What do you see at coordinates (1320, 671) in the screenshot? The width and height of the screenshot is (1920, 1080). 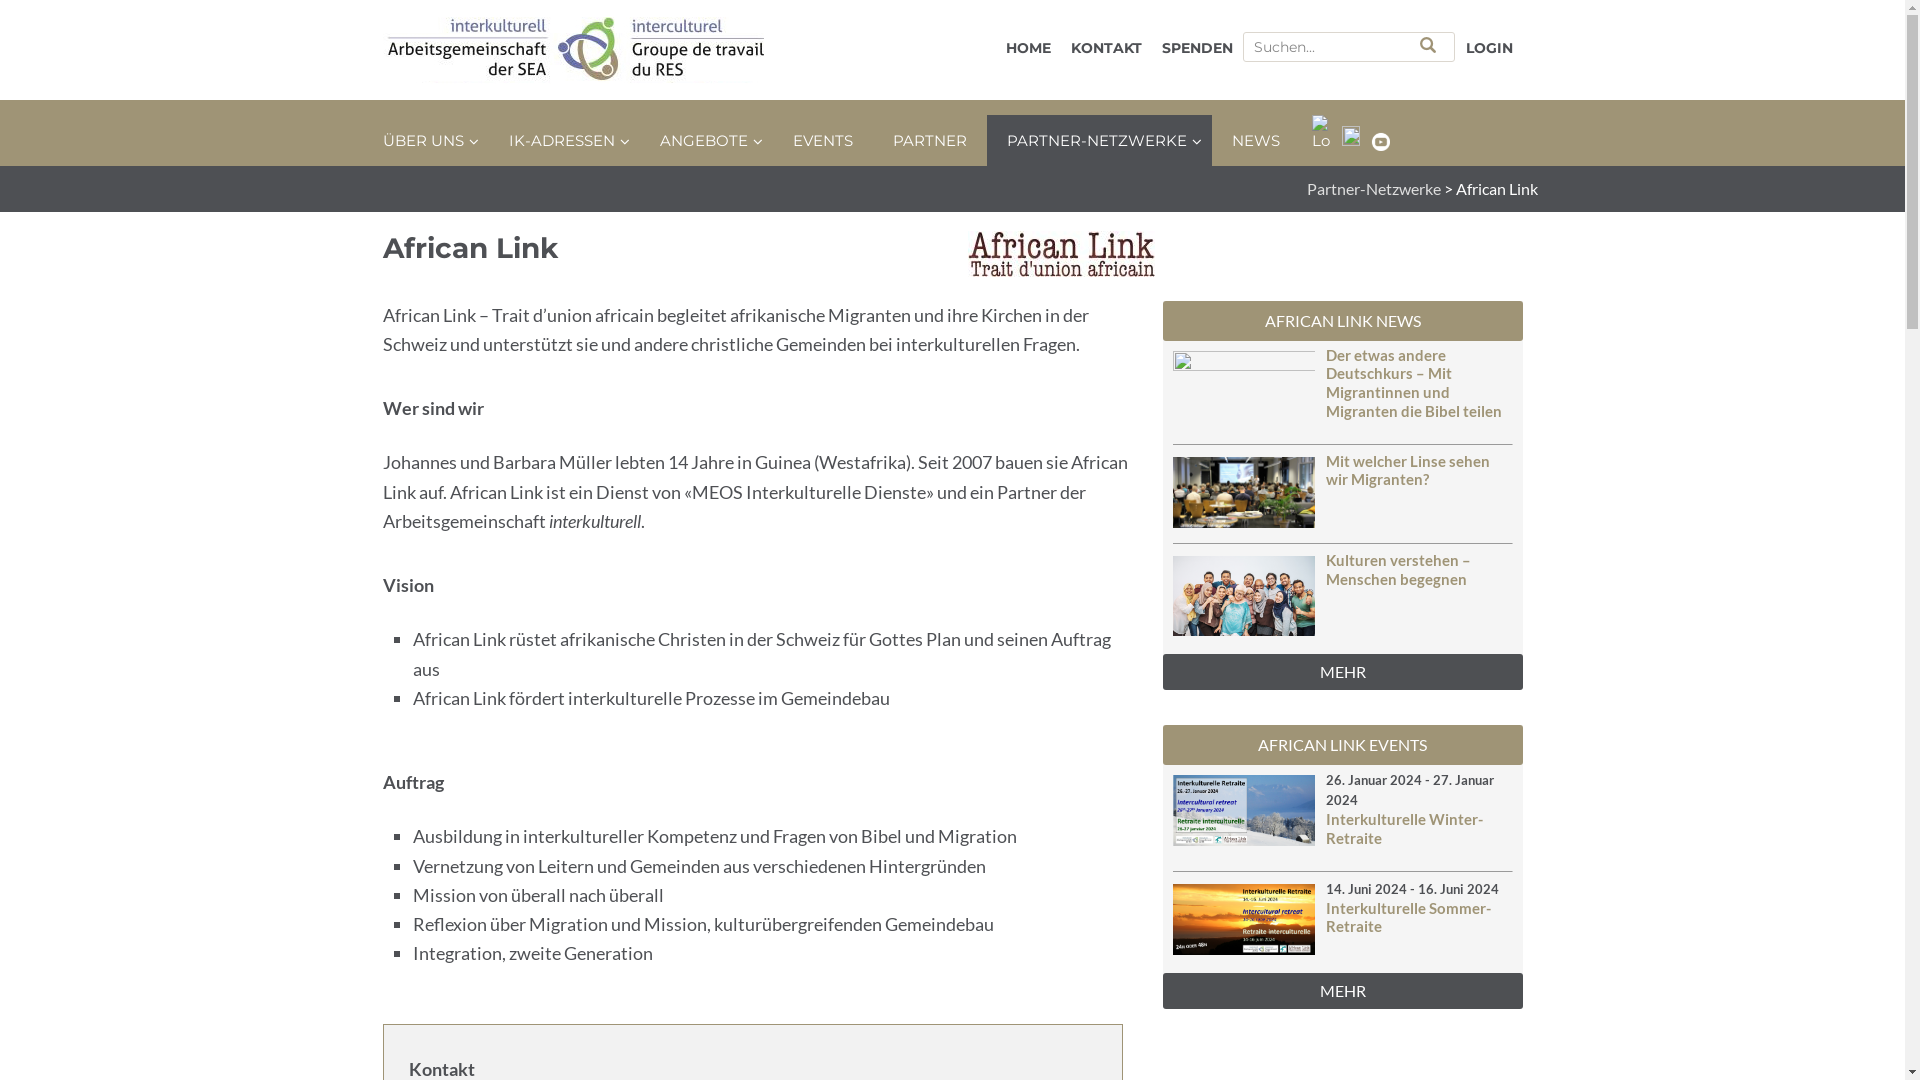 I see `'MEHR'` at bounding box center [1320, 671].